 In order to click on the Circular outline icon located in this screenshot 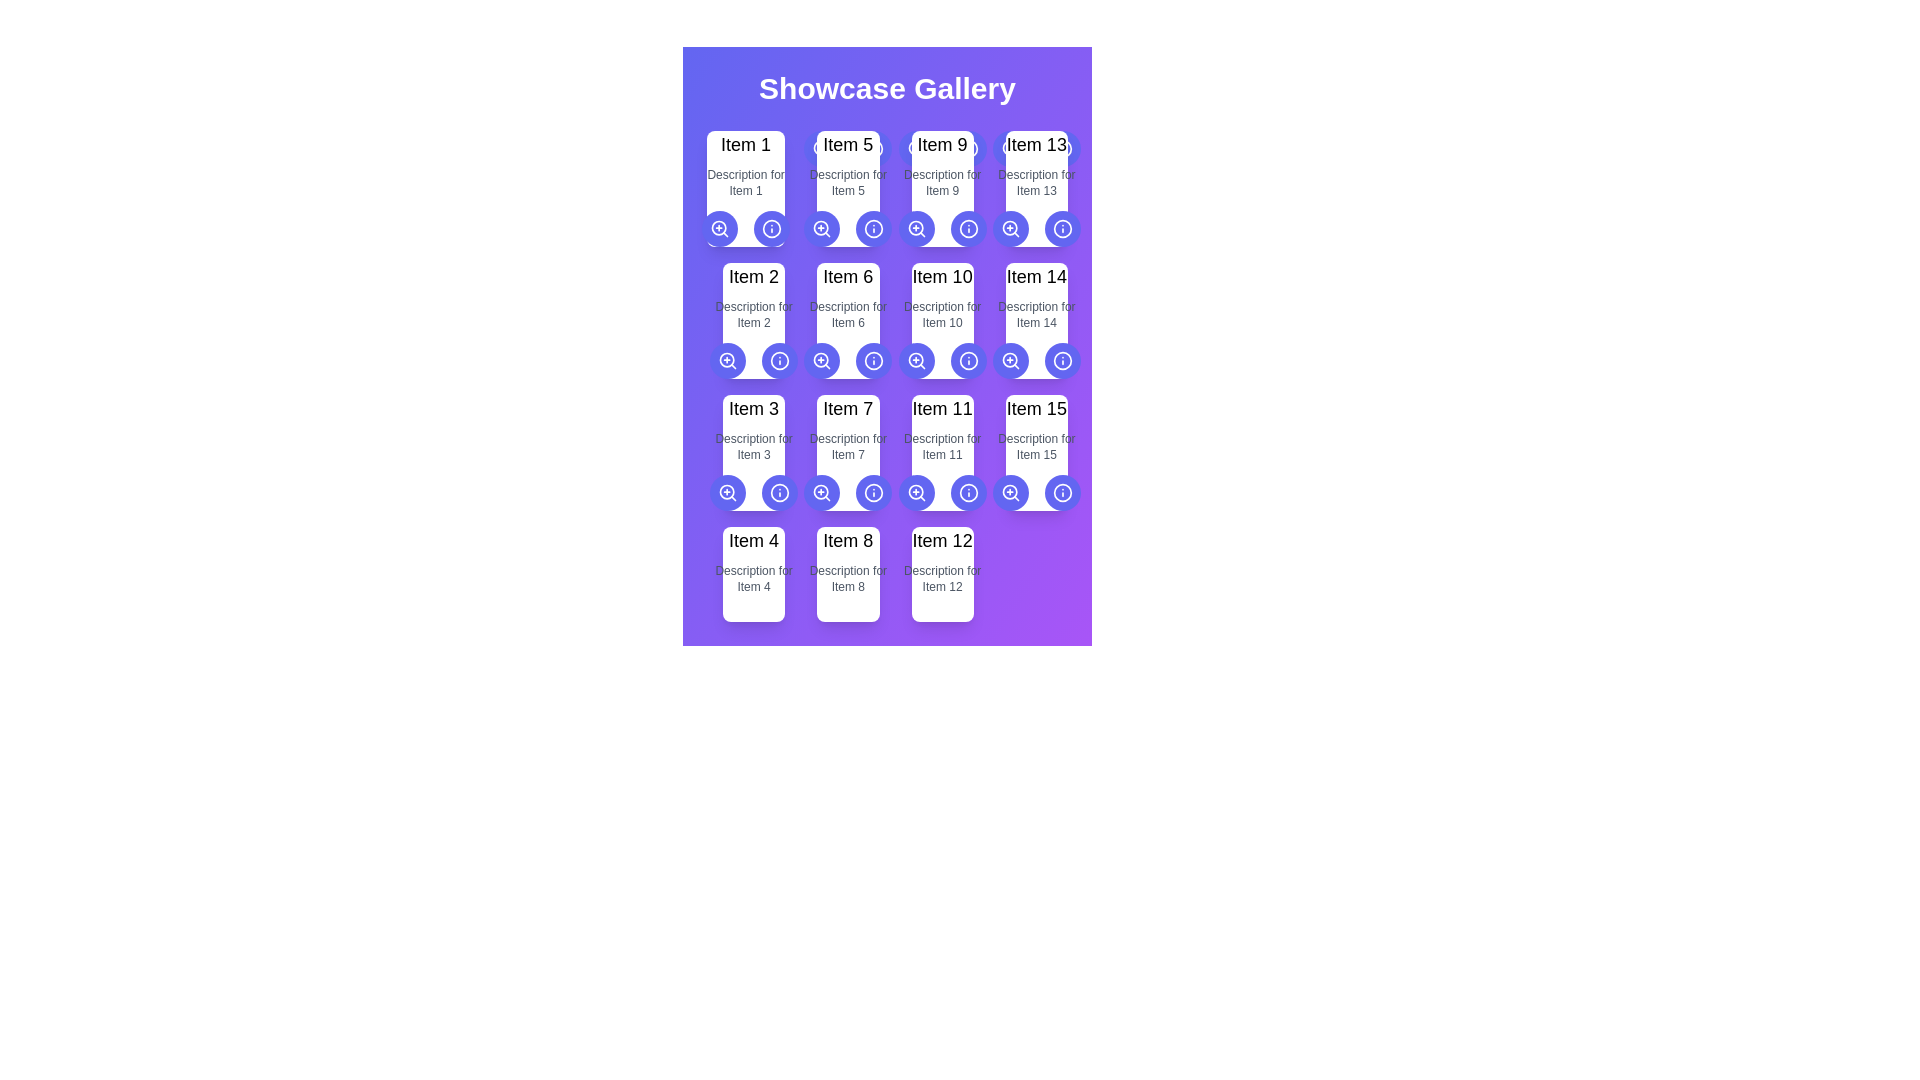, I will do `click(1061, 361)`.